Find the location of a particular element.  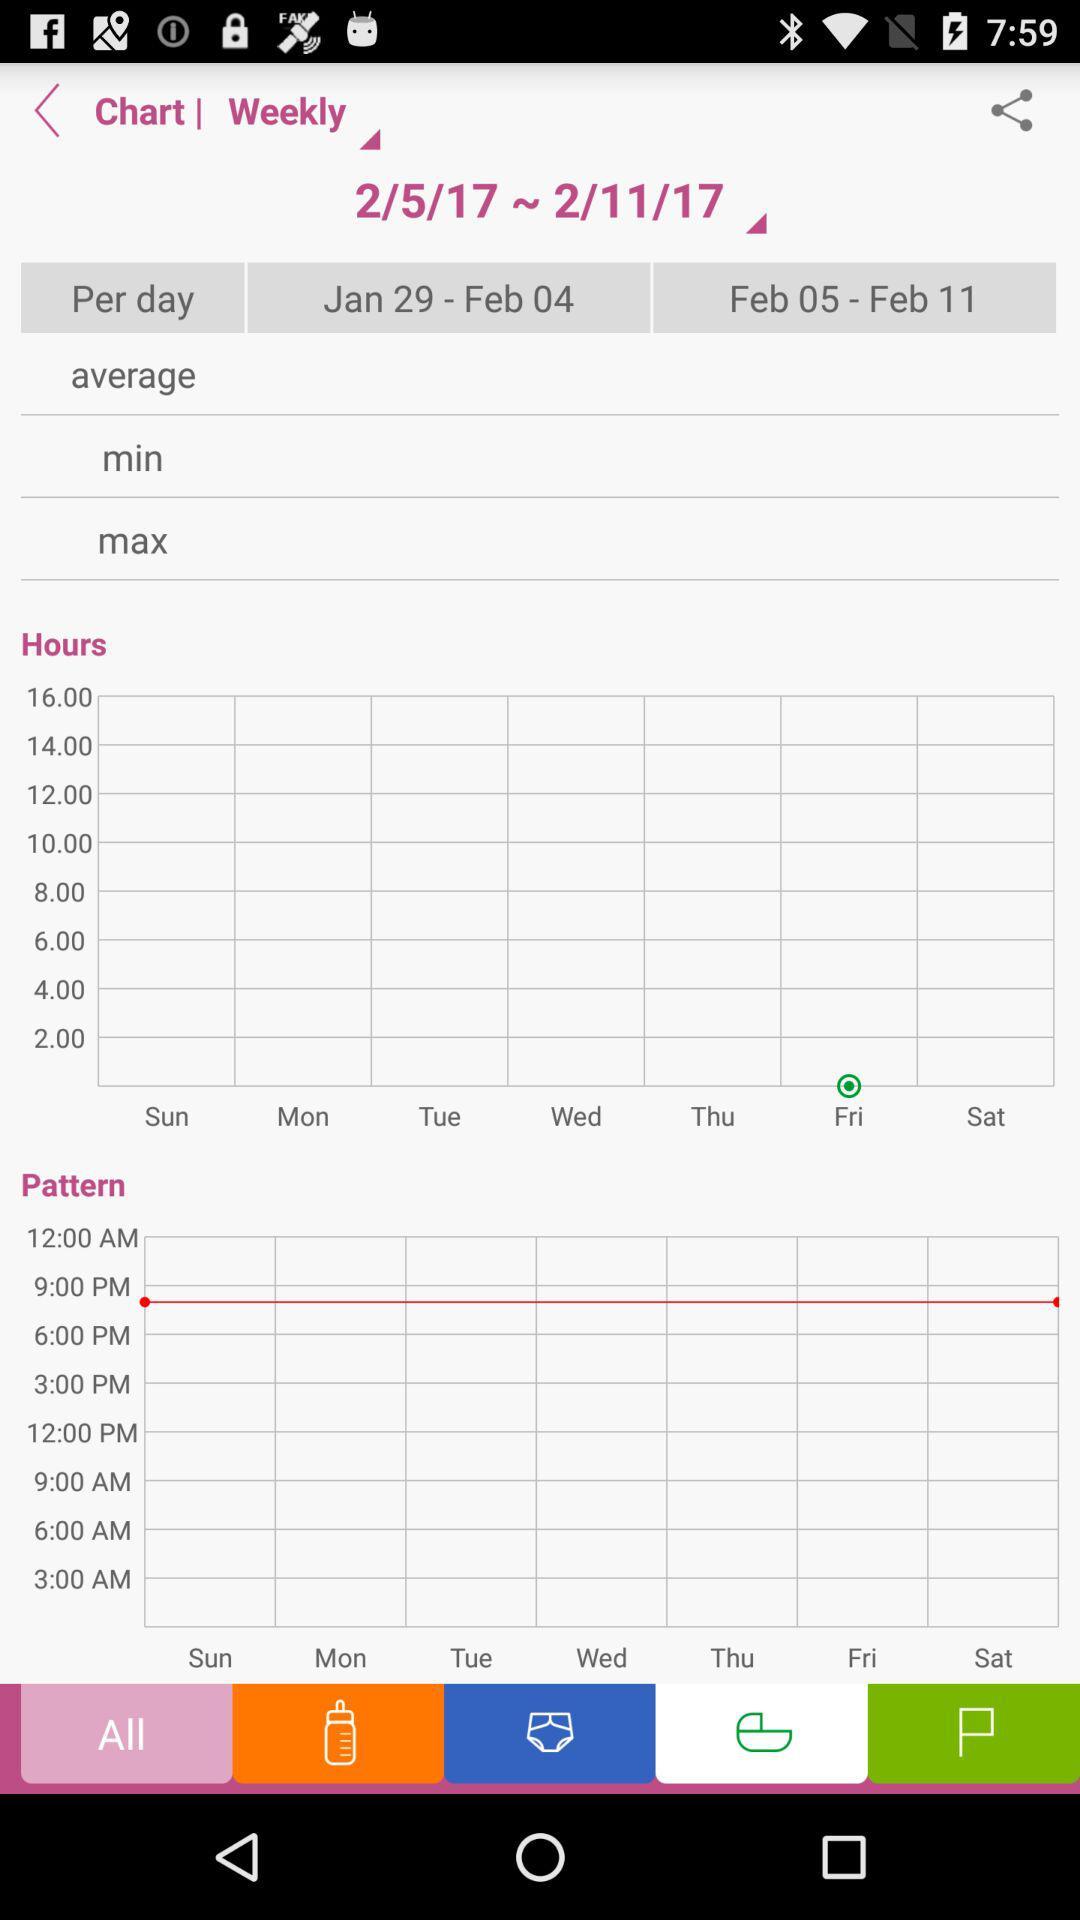

item above 2 5 17 item is located at coordinates (296, 109).